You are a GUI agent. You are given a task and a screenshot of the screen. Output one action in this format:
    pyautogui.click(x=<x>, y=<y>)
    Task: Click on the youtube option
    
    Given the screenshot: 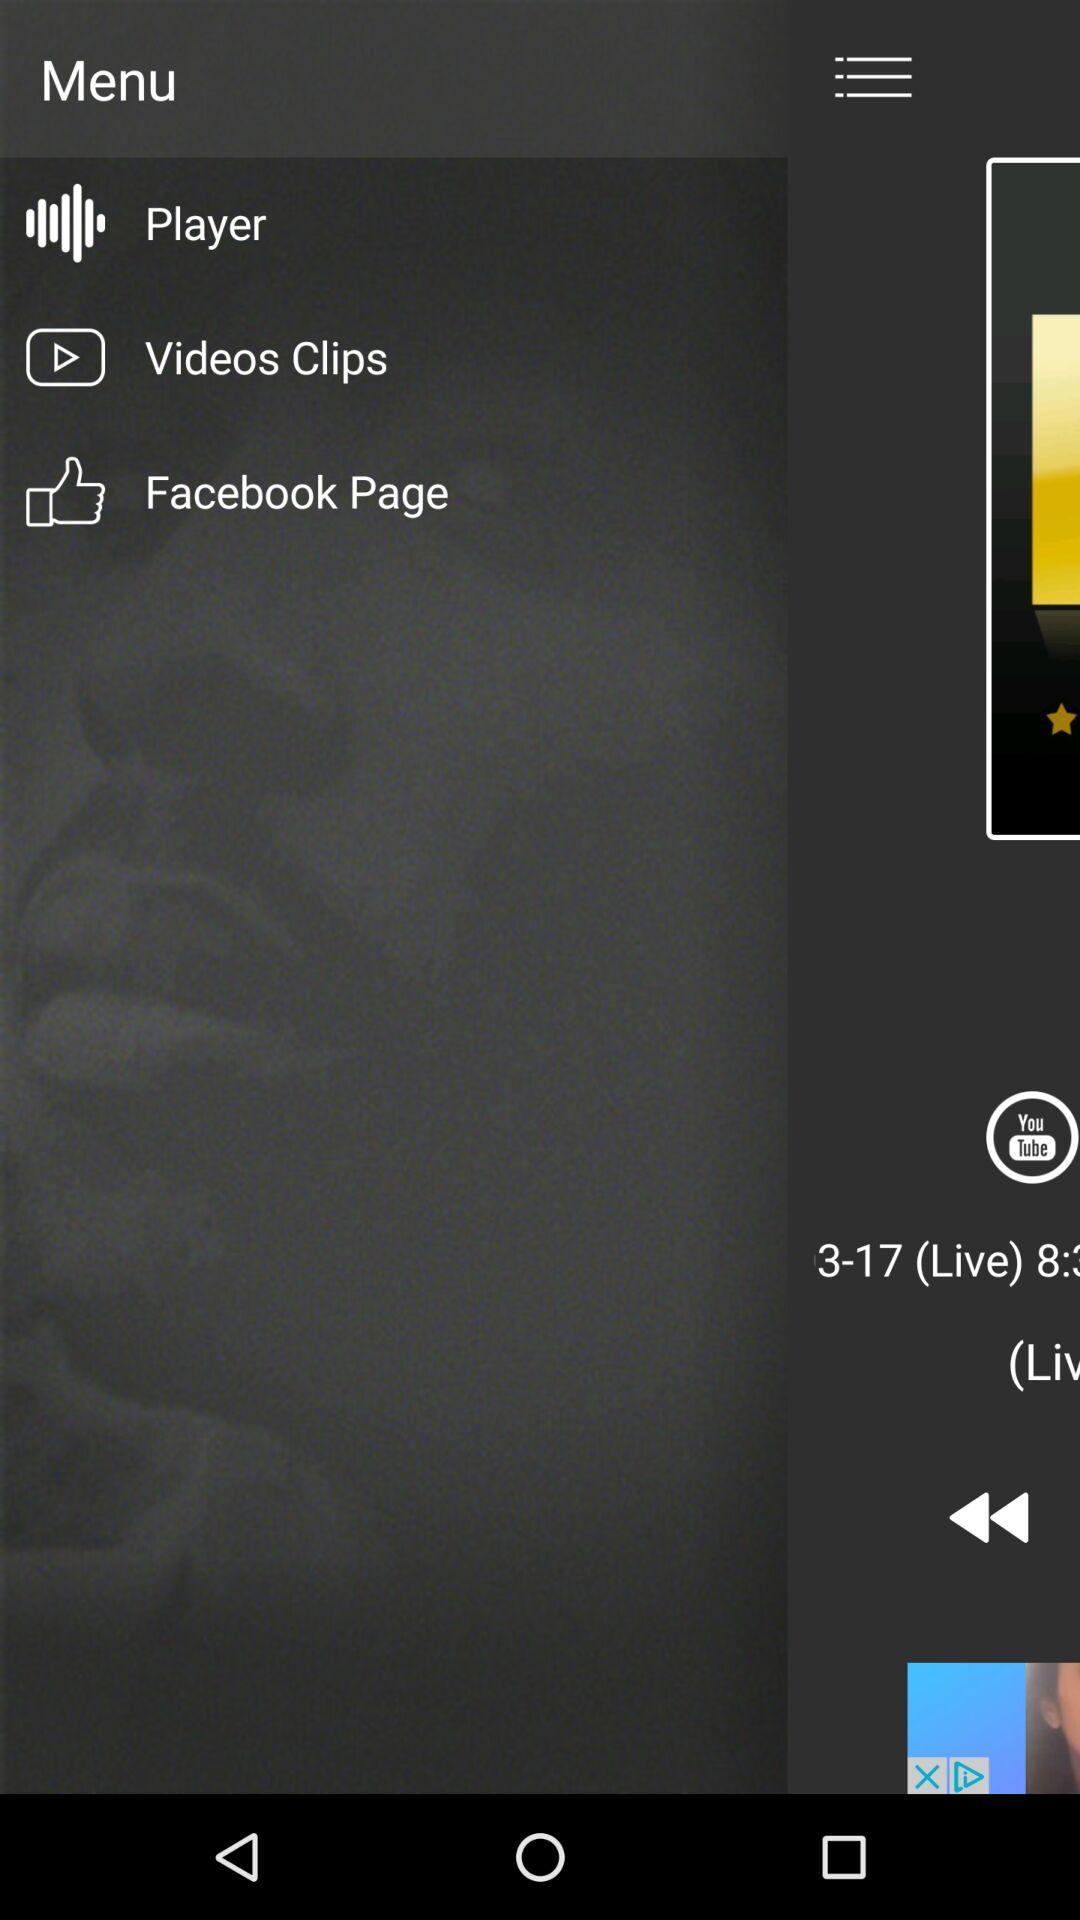 What is the action you would take?
    pyautogui.click(x=1032, y=1137)
    